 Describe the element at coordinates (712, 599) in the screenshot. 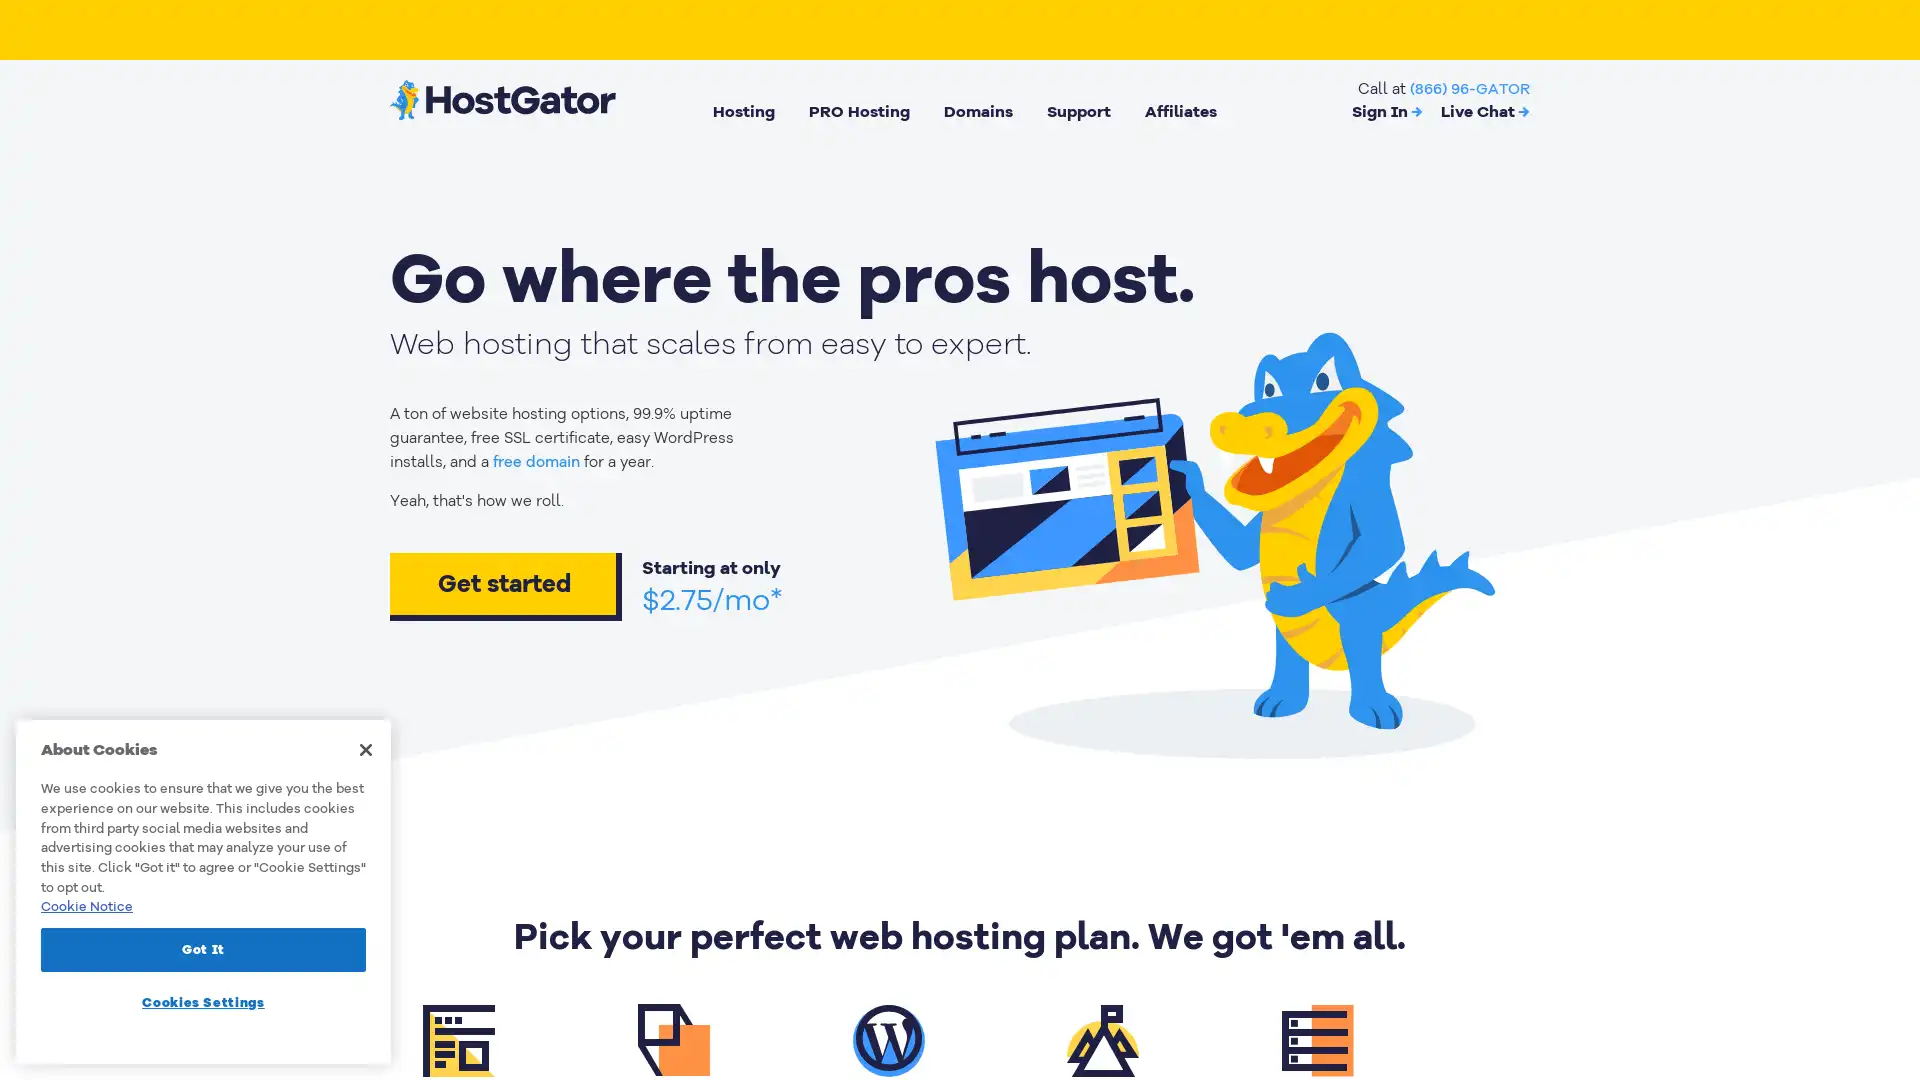

I see `$2.75/mo*` at that location.